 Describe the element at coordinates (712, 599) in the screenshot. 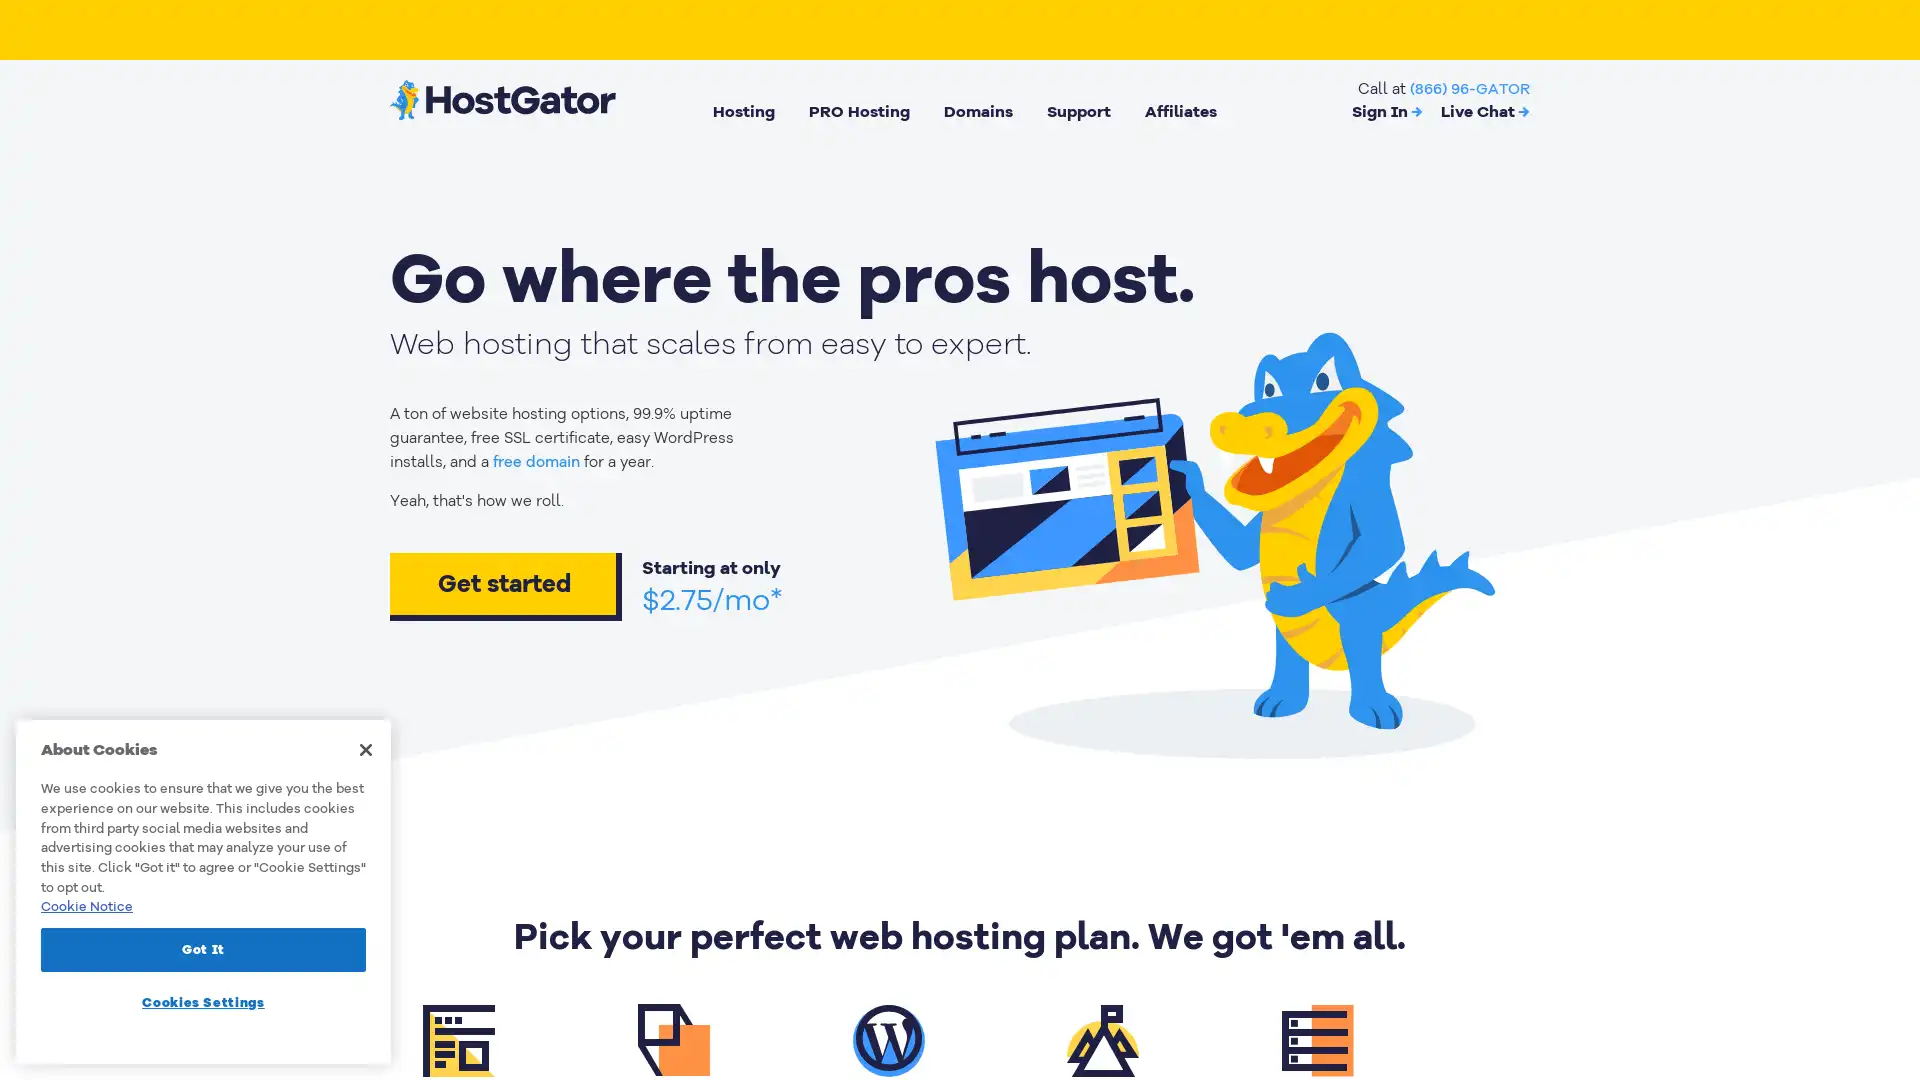

I see `$2.75/mo*` at that location.